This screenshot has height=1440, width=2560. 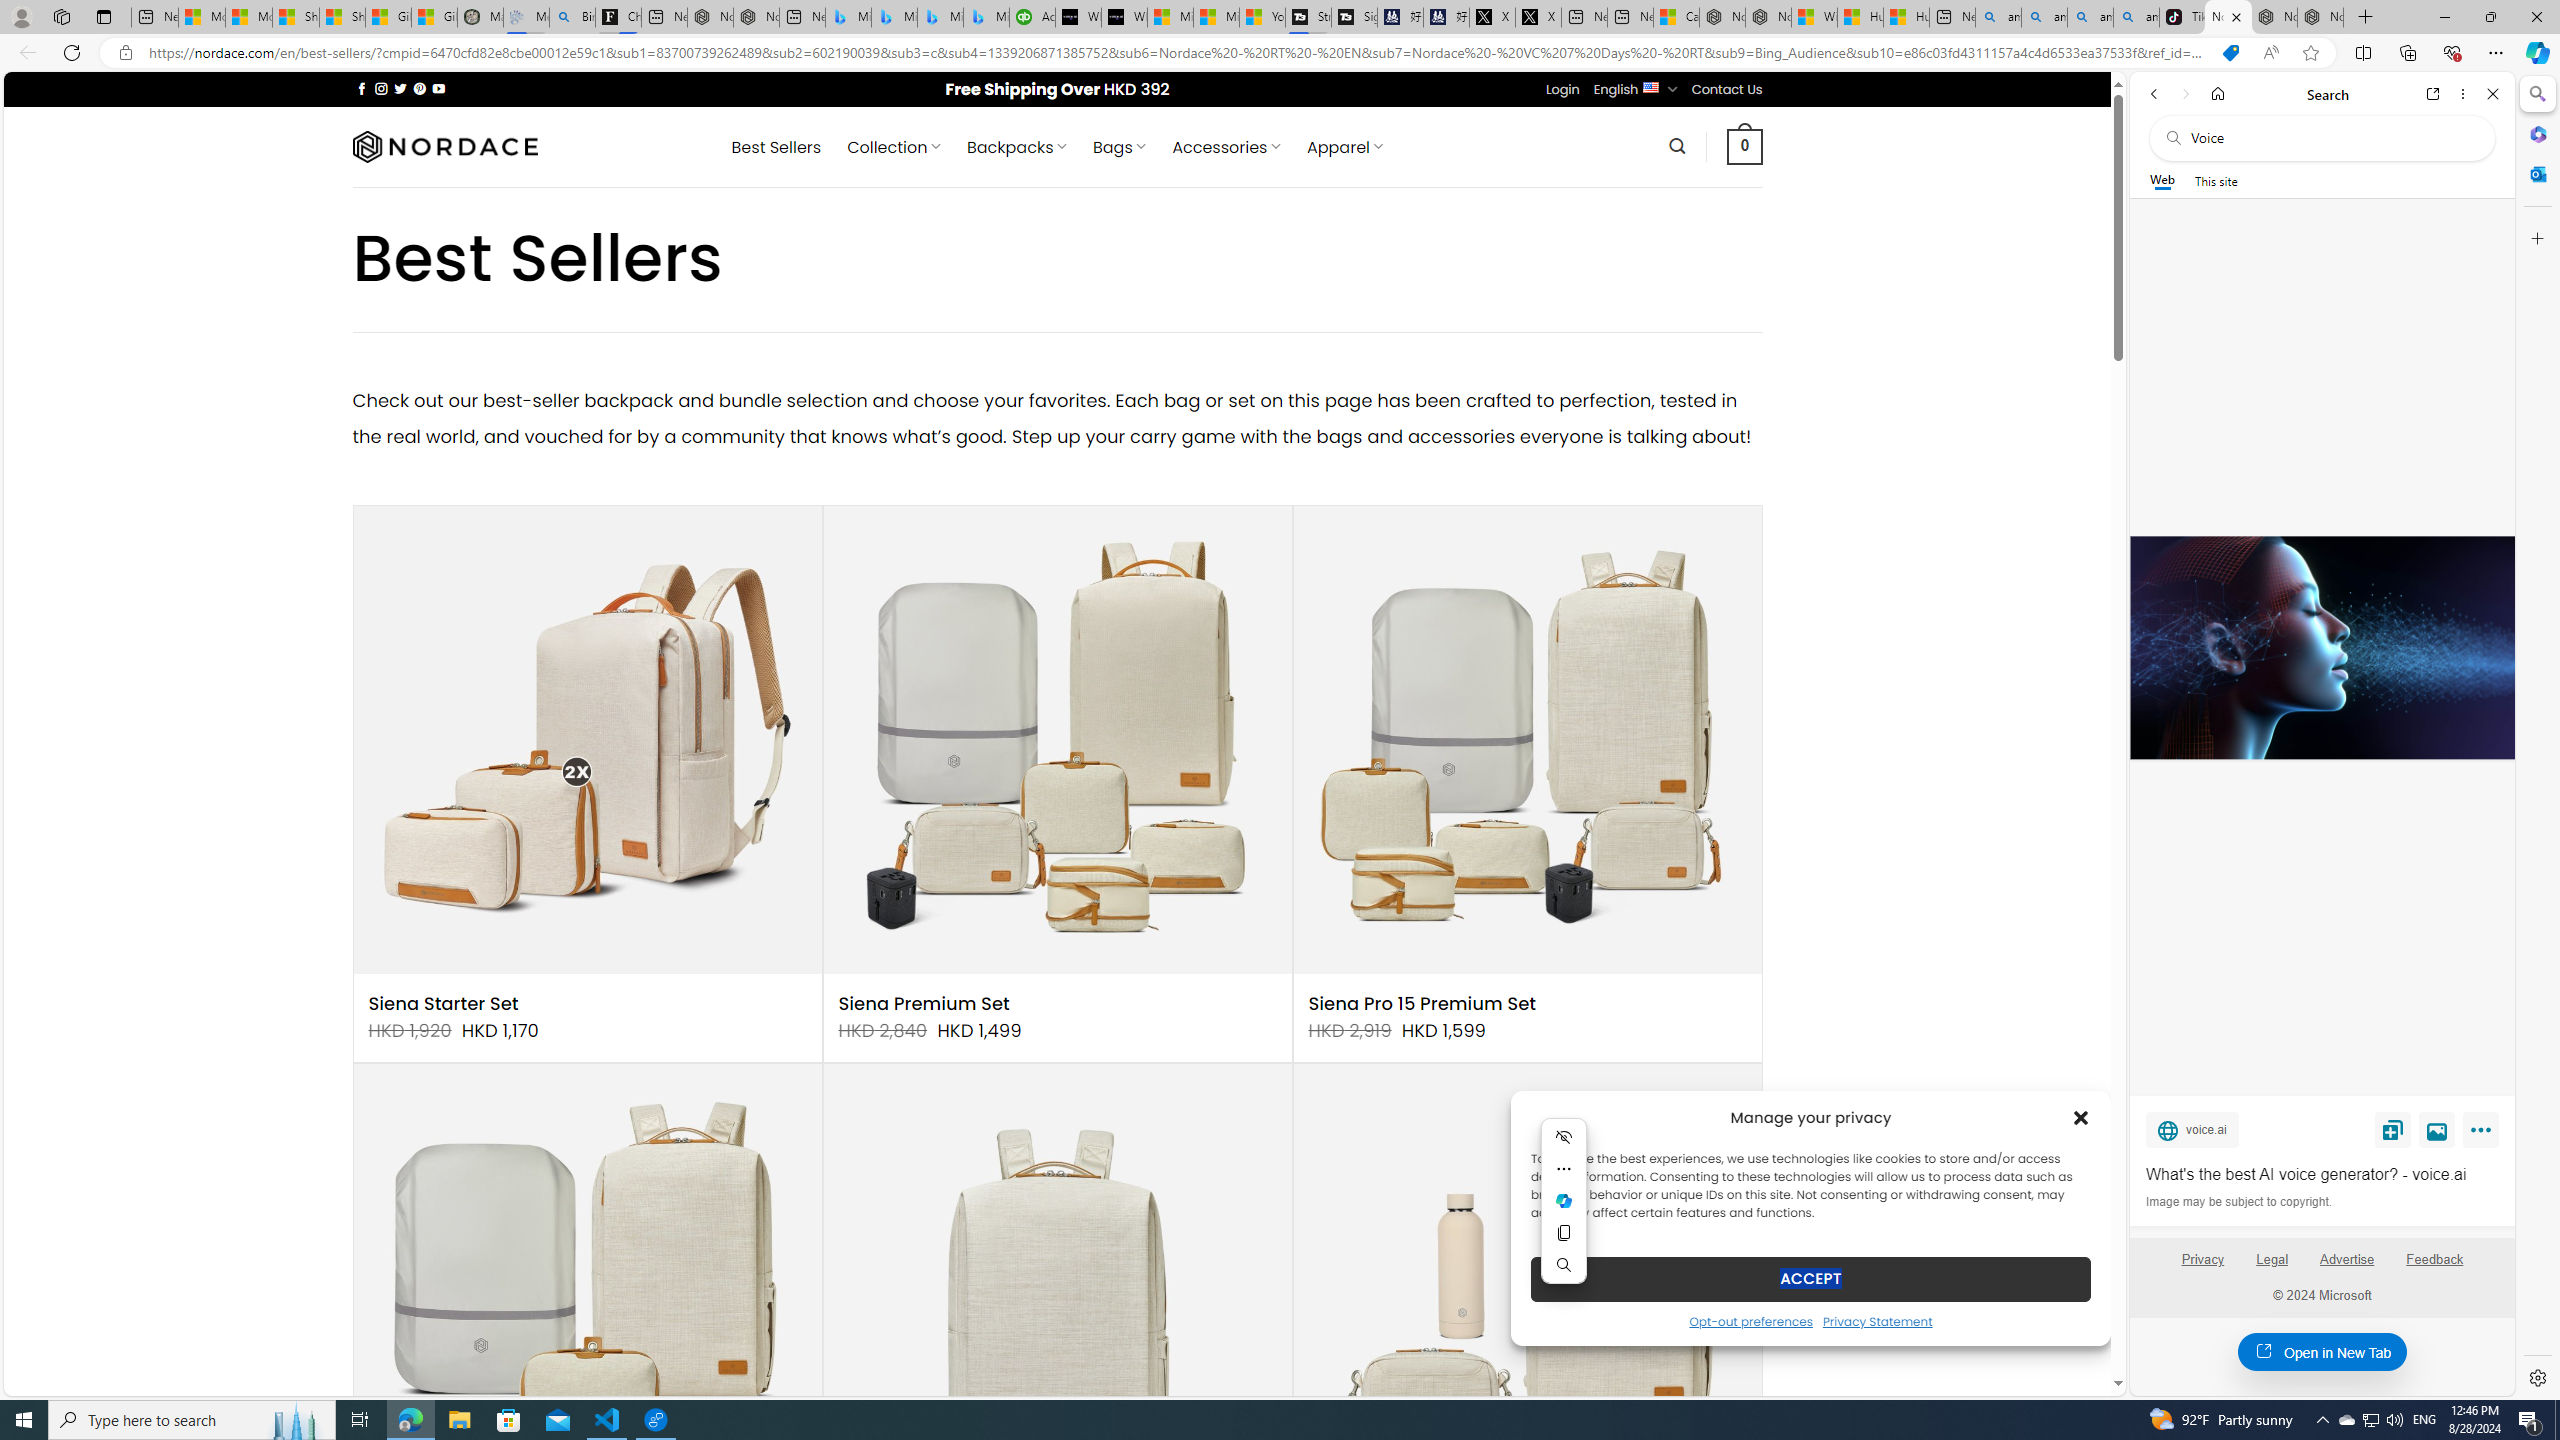 What do you see at coordinates (2347, 1259) in the screenshot?
I see `'Advertise'` at bounding box center [2347, 1259].